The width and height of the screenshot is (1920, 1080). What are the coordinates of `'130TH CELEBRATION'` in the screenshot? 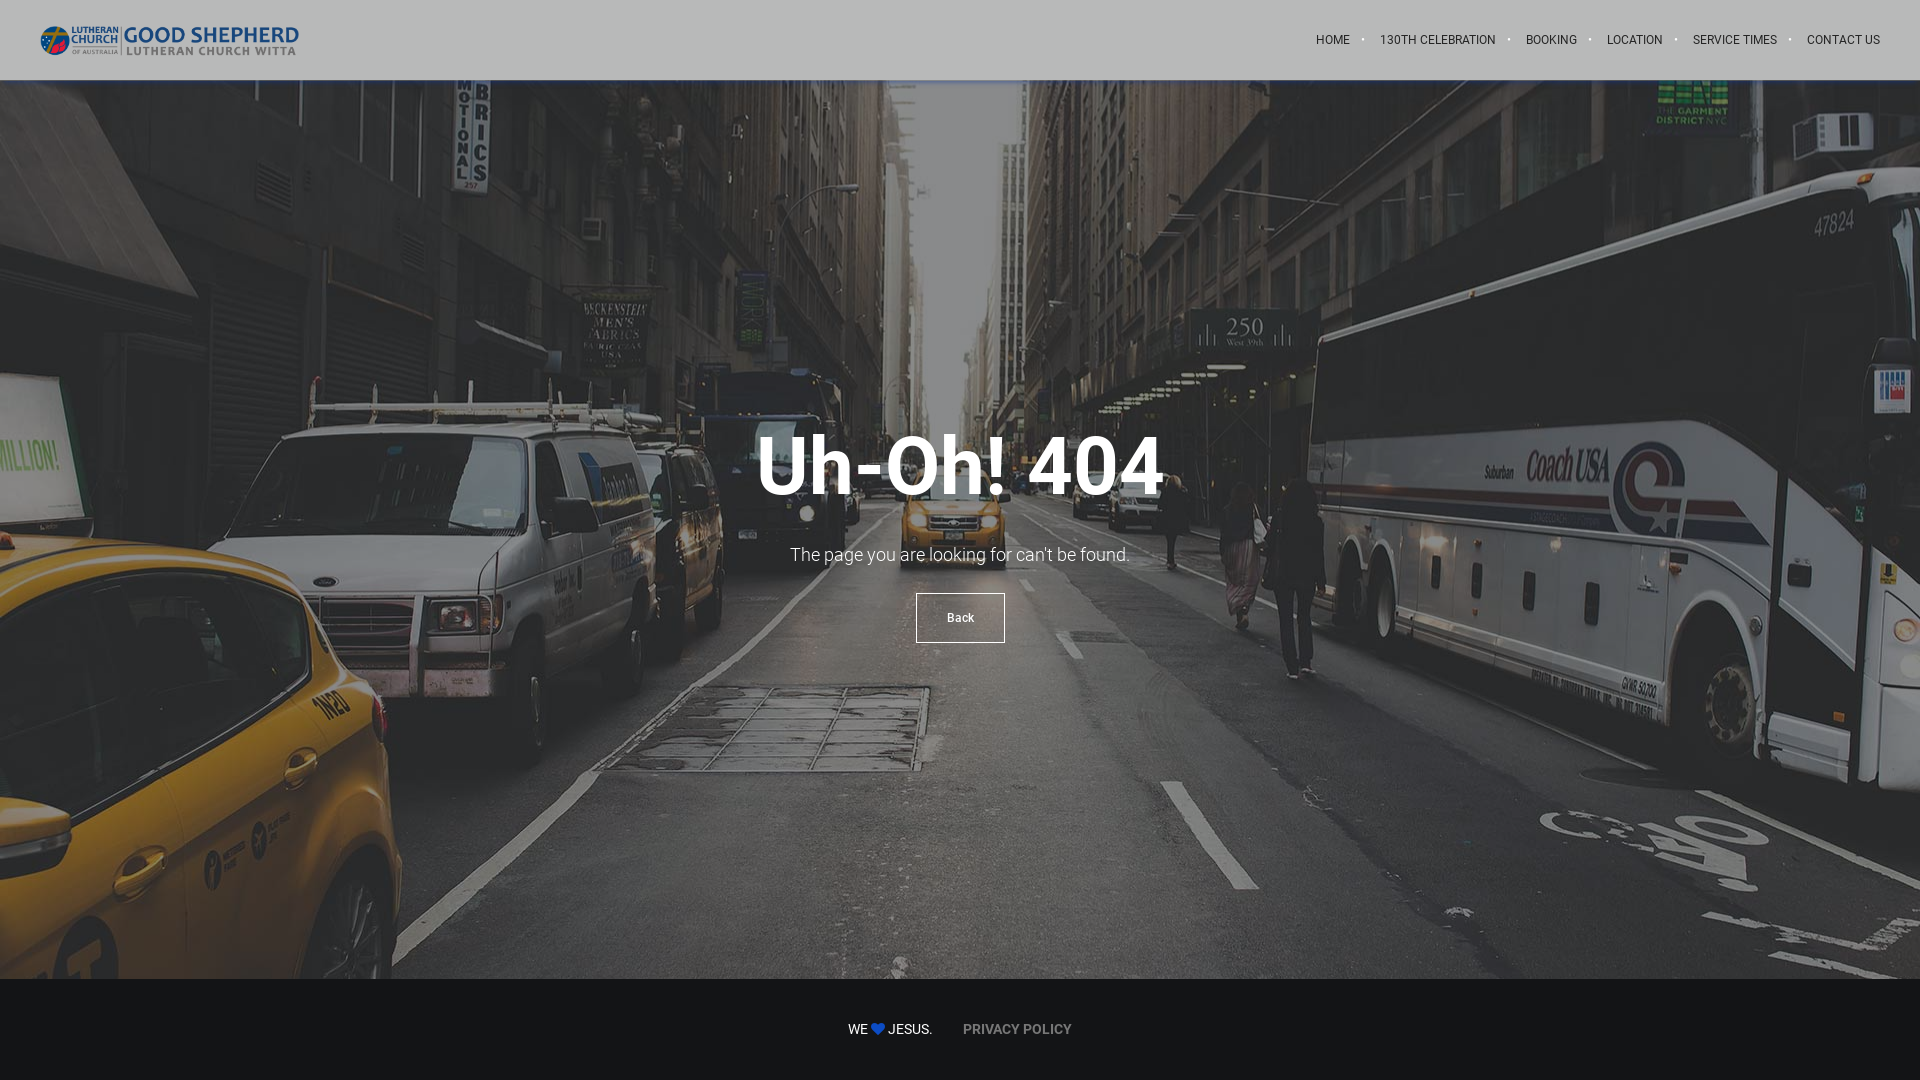 It's located at (1437, 39).